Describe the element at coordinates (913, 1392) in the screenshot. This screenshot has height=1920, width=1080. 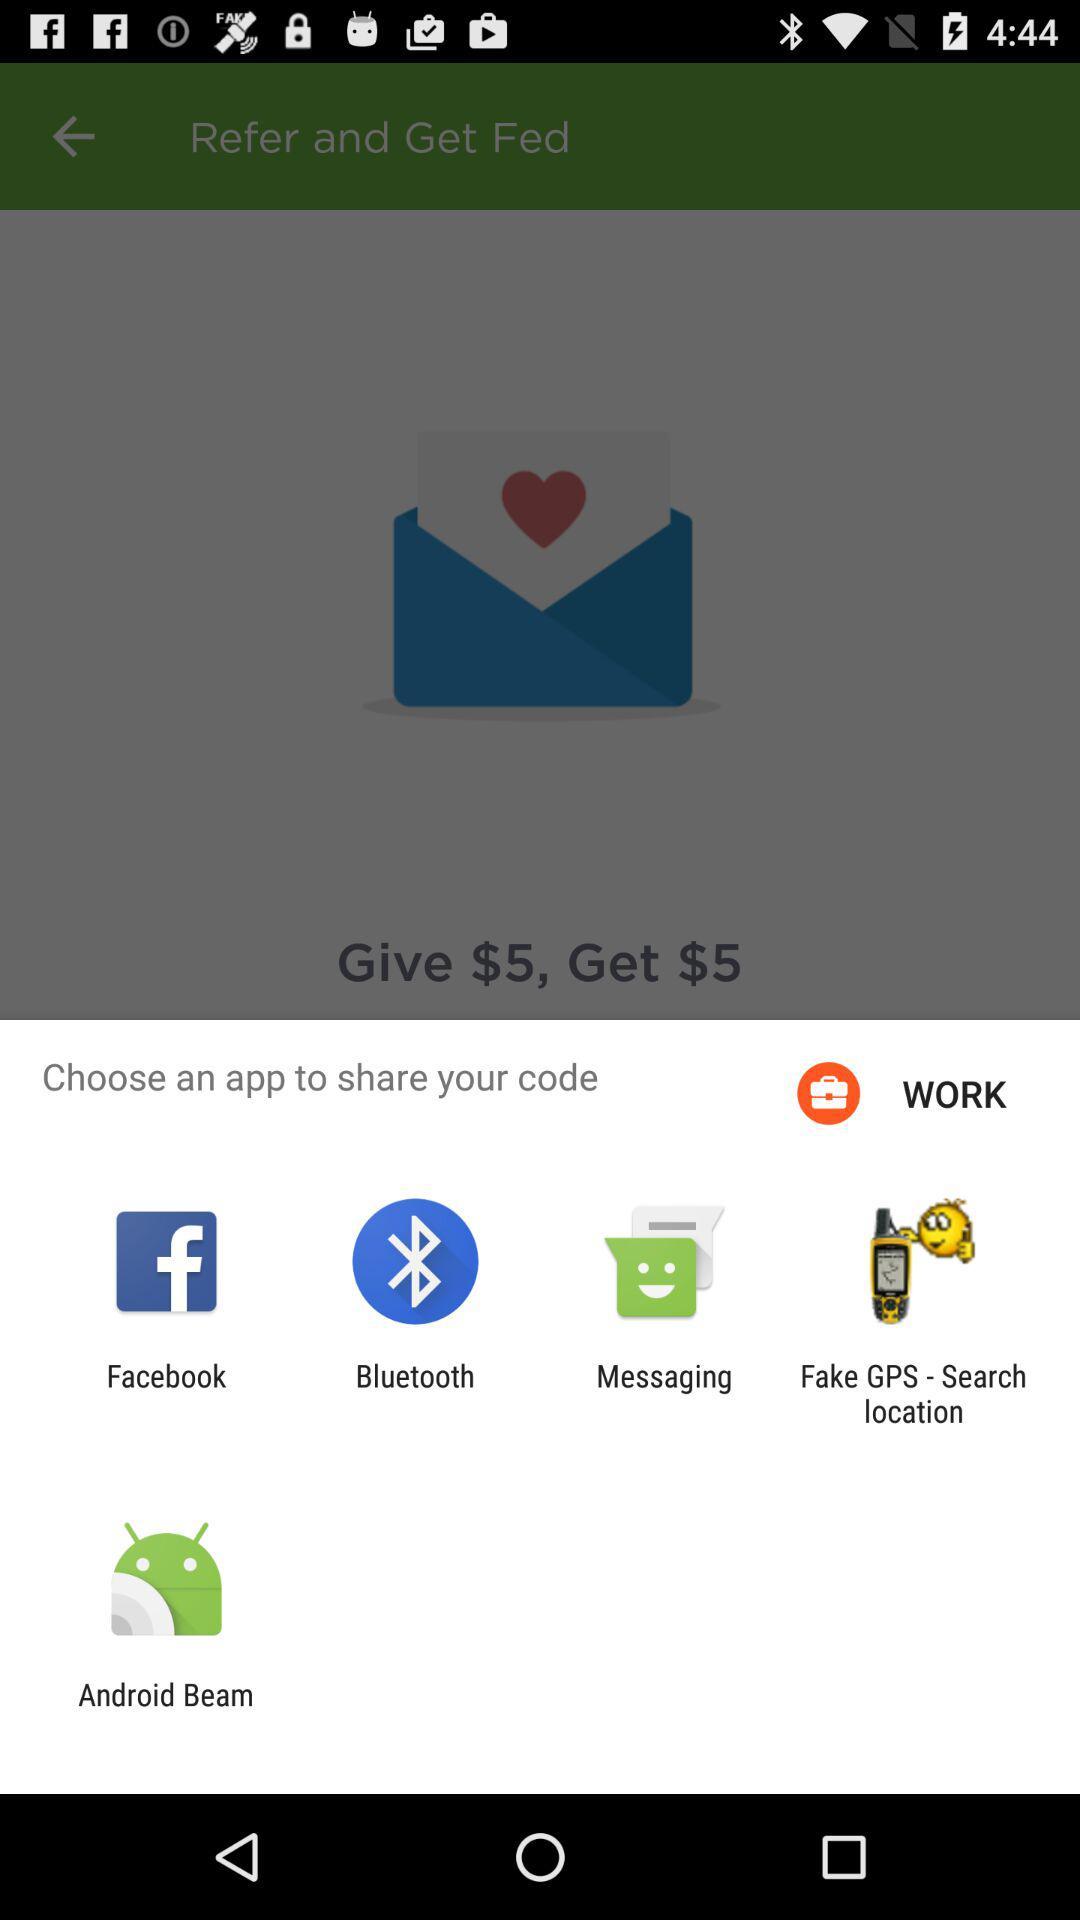
I see `the icon at the bottom right corner` at that location.